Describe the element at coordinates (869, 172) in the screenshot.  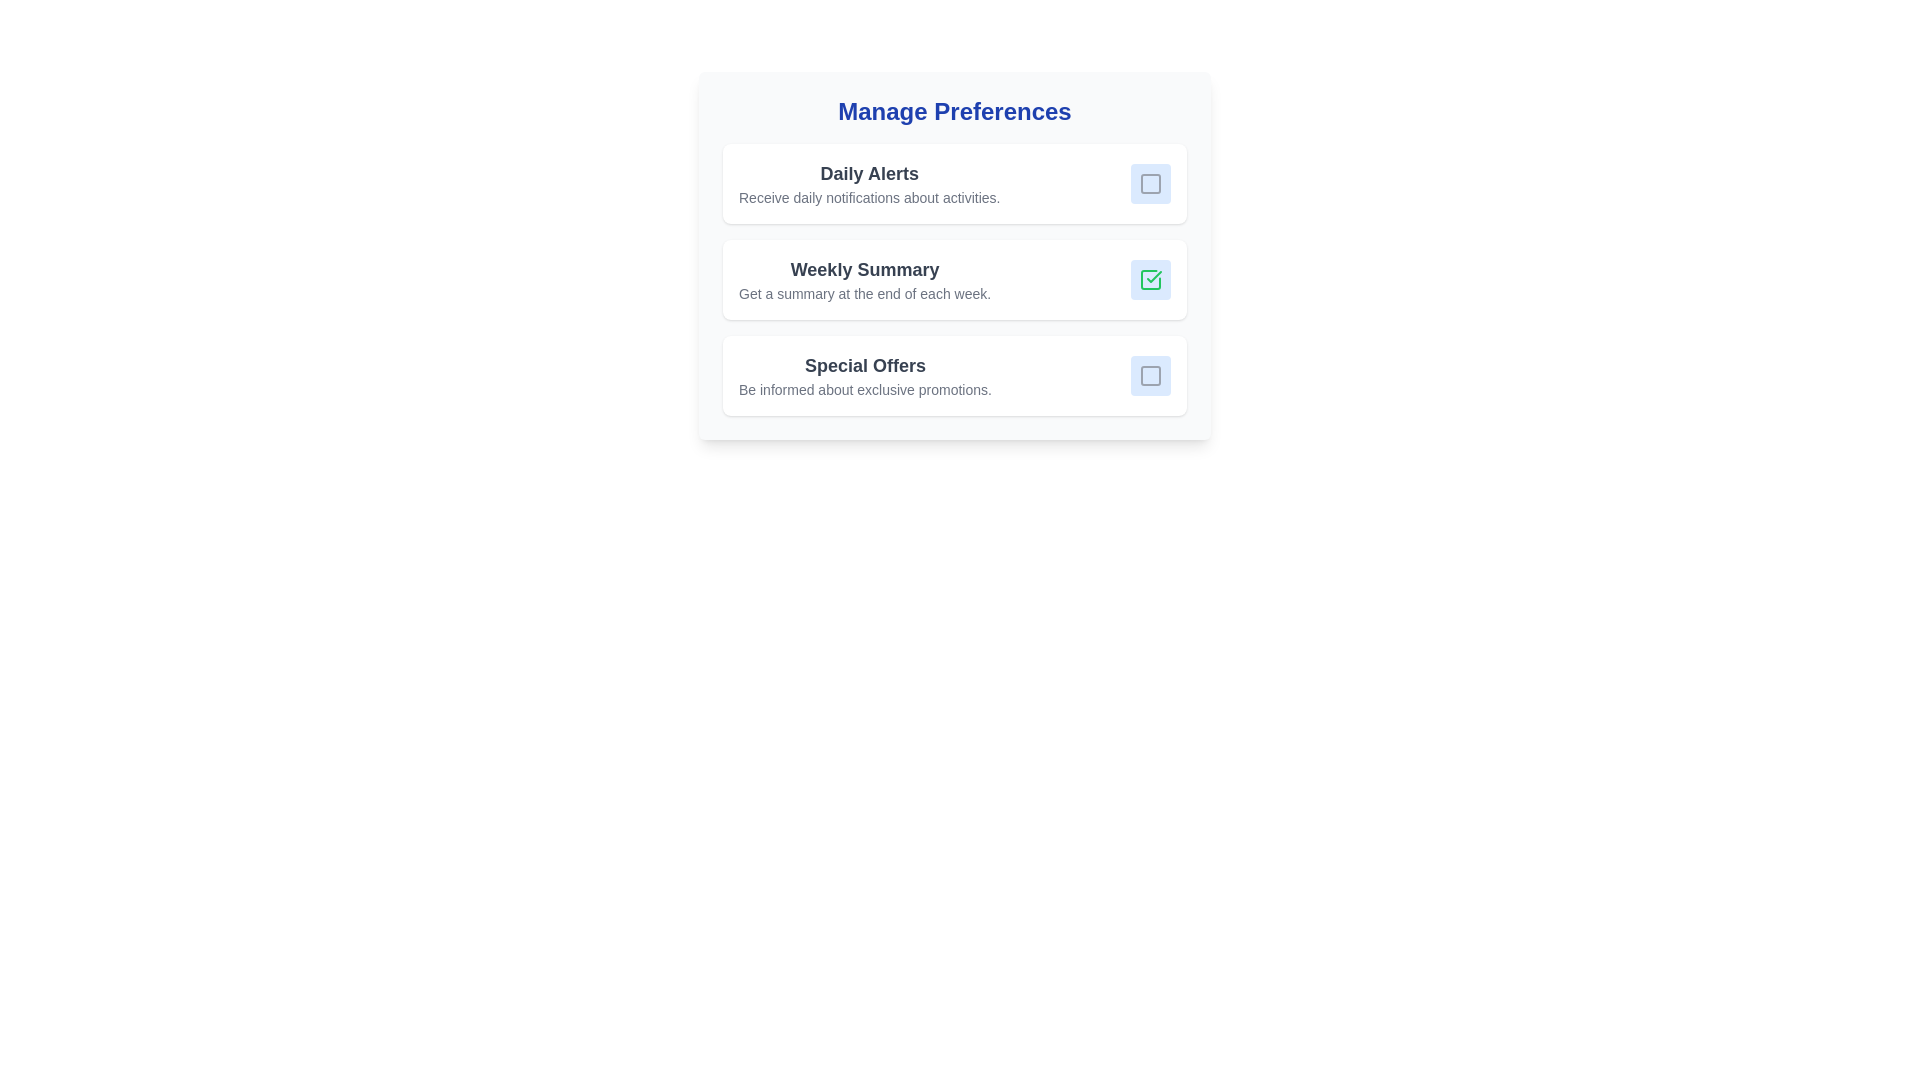
I see `the Text Label that serves as the title for the 'Daily Alerts' section, located at the top-left corner of its card component` at that location.